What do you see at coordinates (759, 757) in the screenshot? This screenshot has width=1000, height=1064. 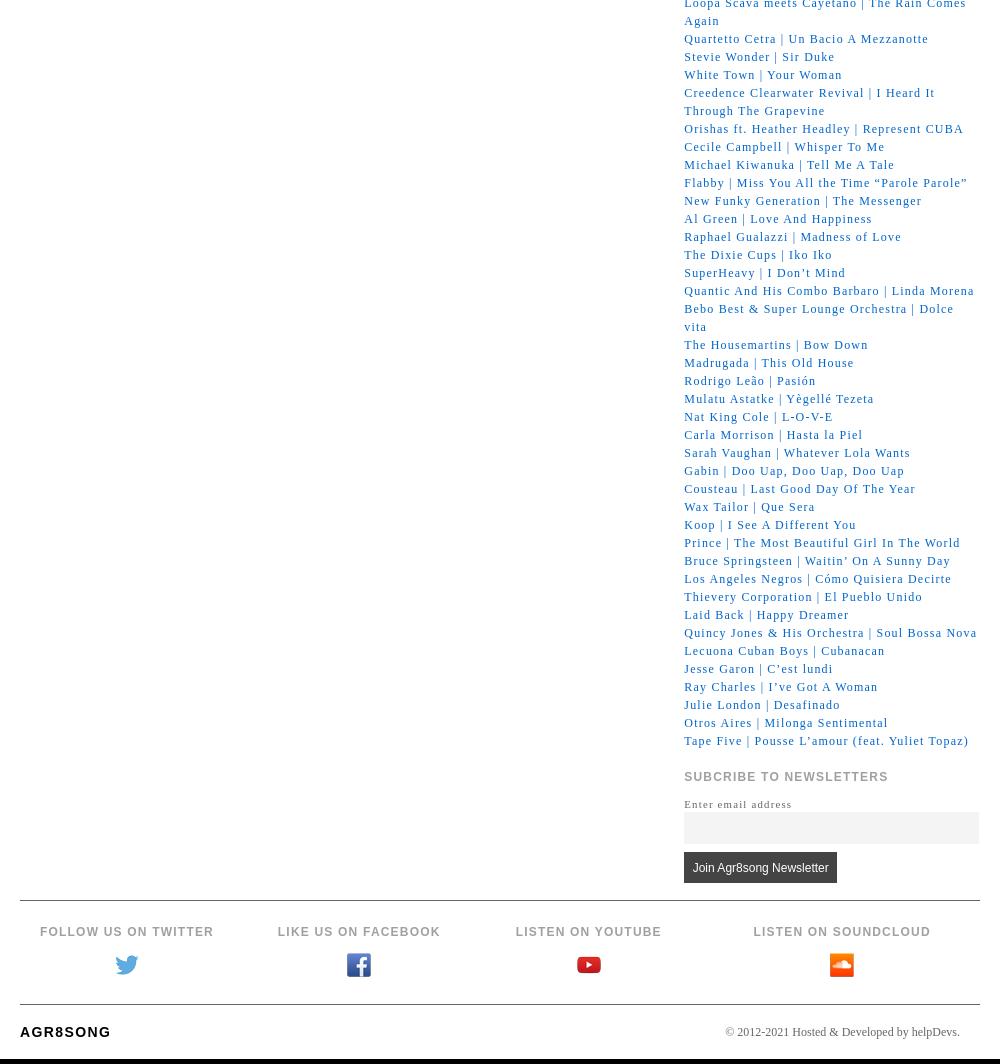 I see `'Nina Simone | Sinnerman'` at bounding box center [759, 757].